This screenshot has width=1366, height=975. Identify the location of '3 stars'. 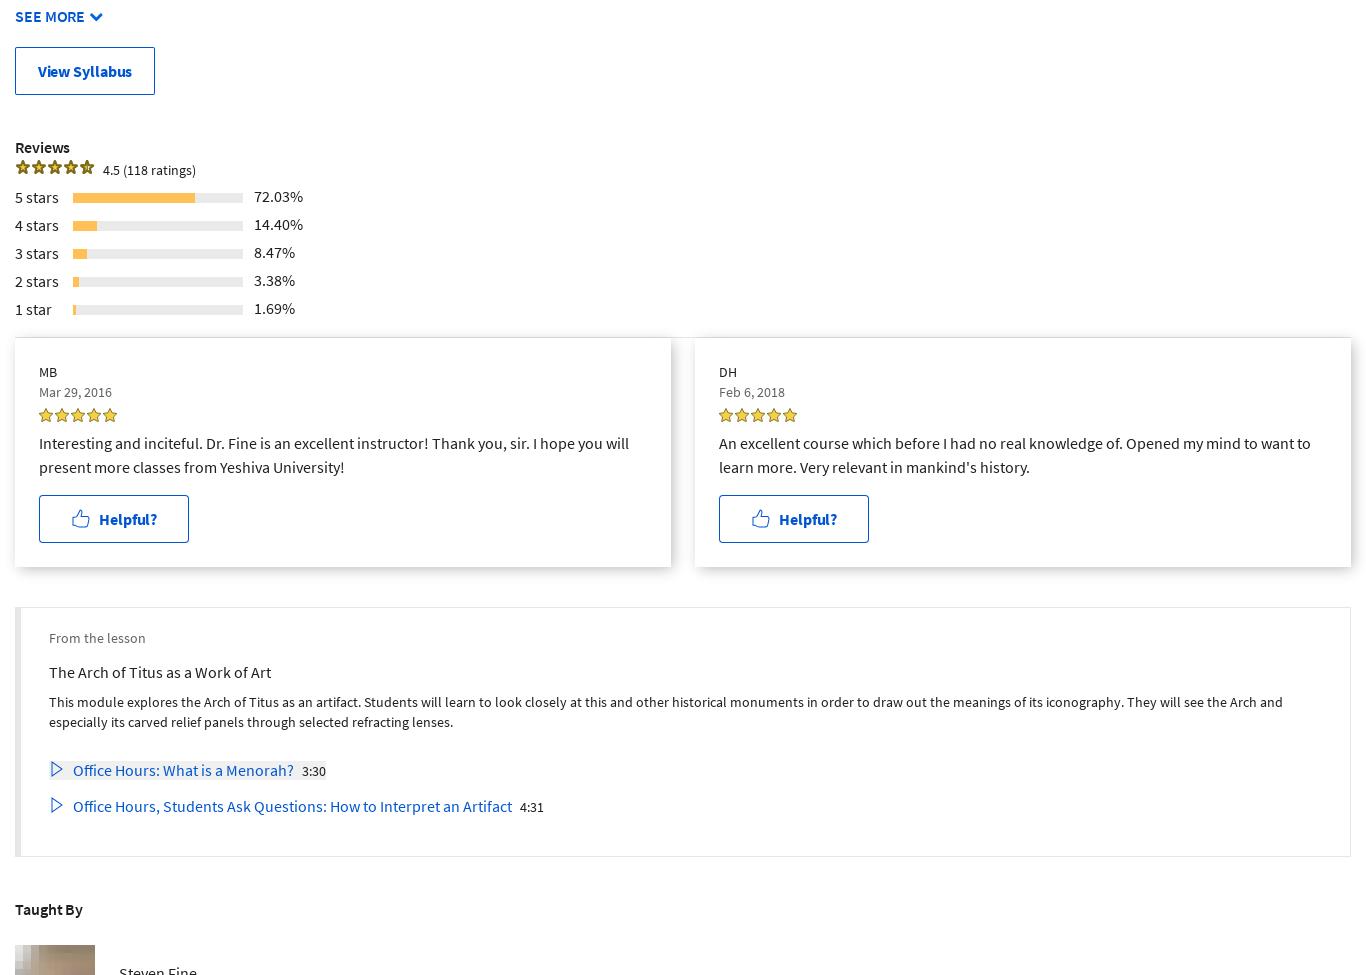
(37, 252).